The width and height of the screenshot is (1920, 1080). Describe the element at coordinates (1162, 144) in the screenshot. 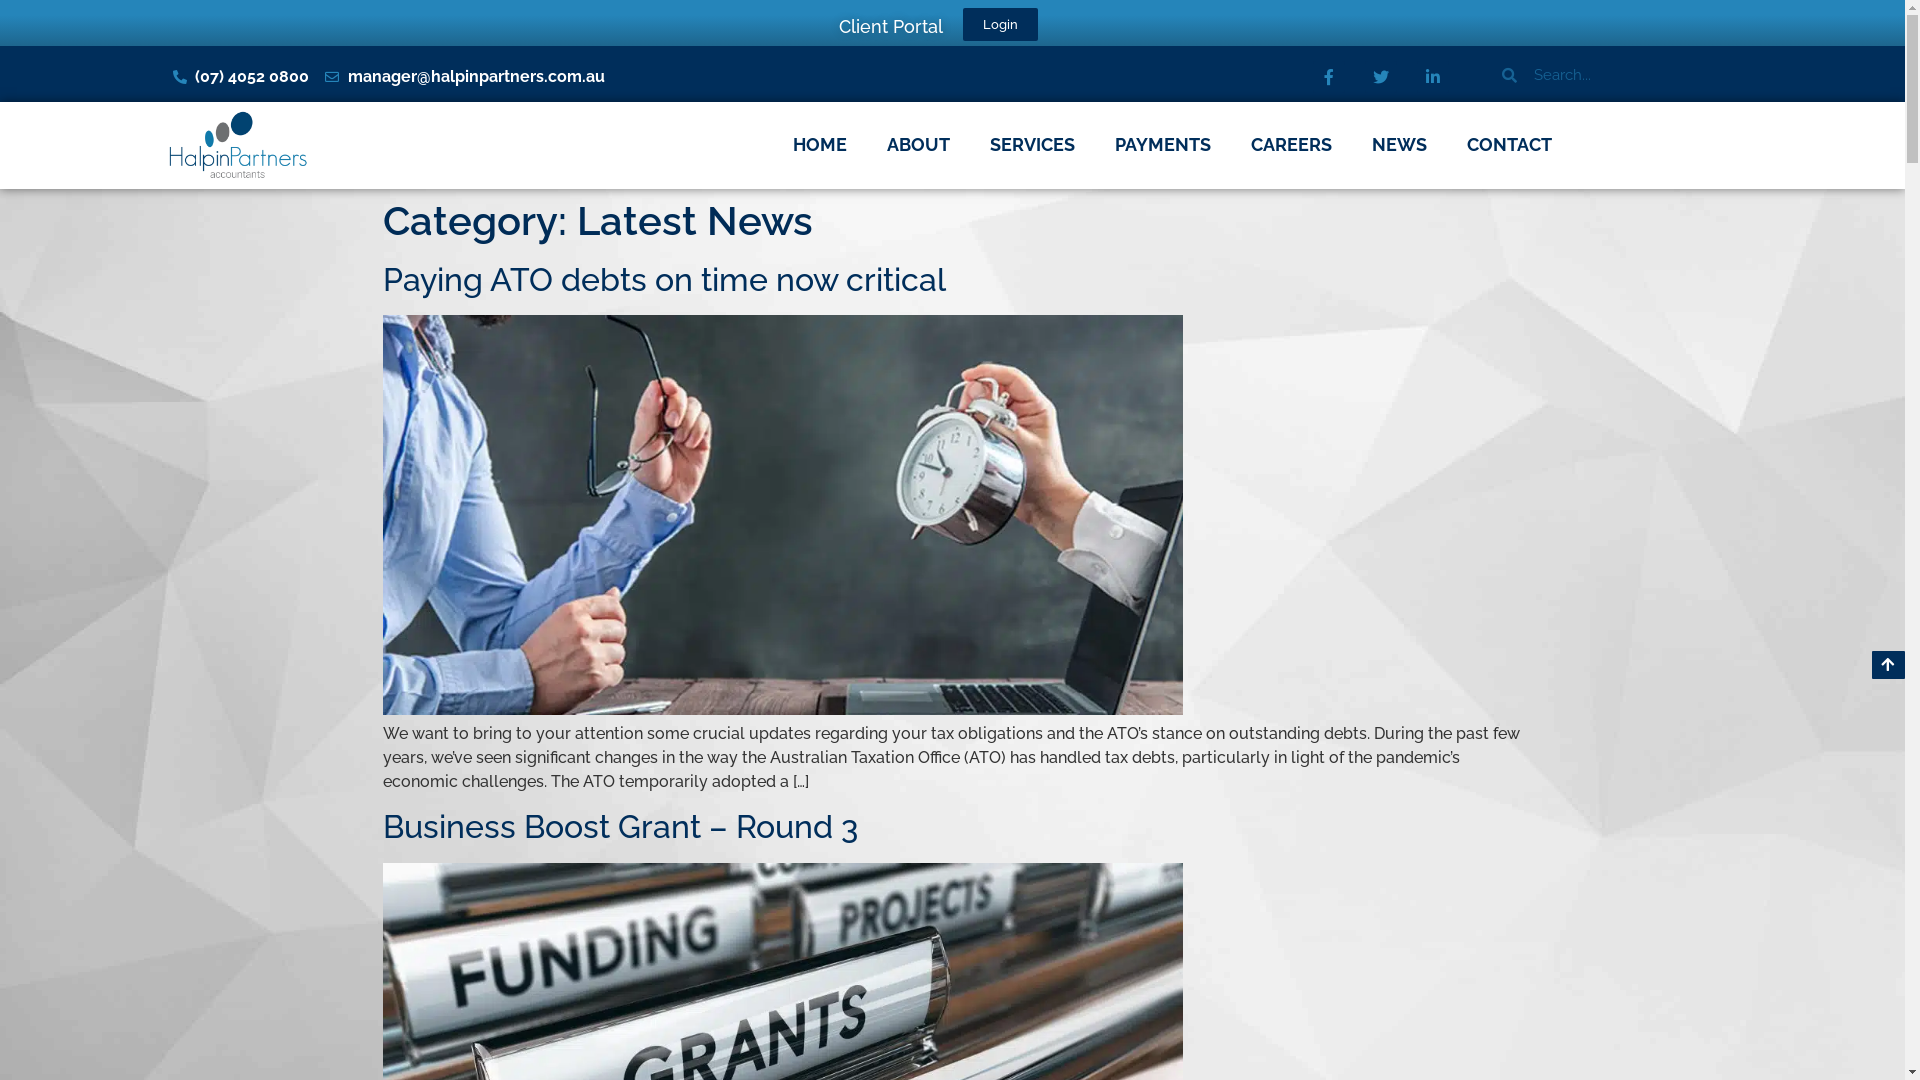

I see `'PAYMENTS'` at that location.